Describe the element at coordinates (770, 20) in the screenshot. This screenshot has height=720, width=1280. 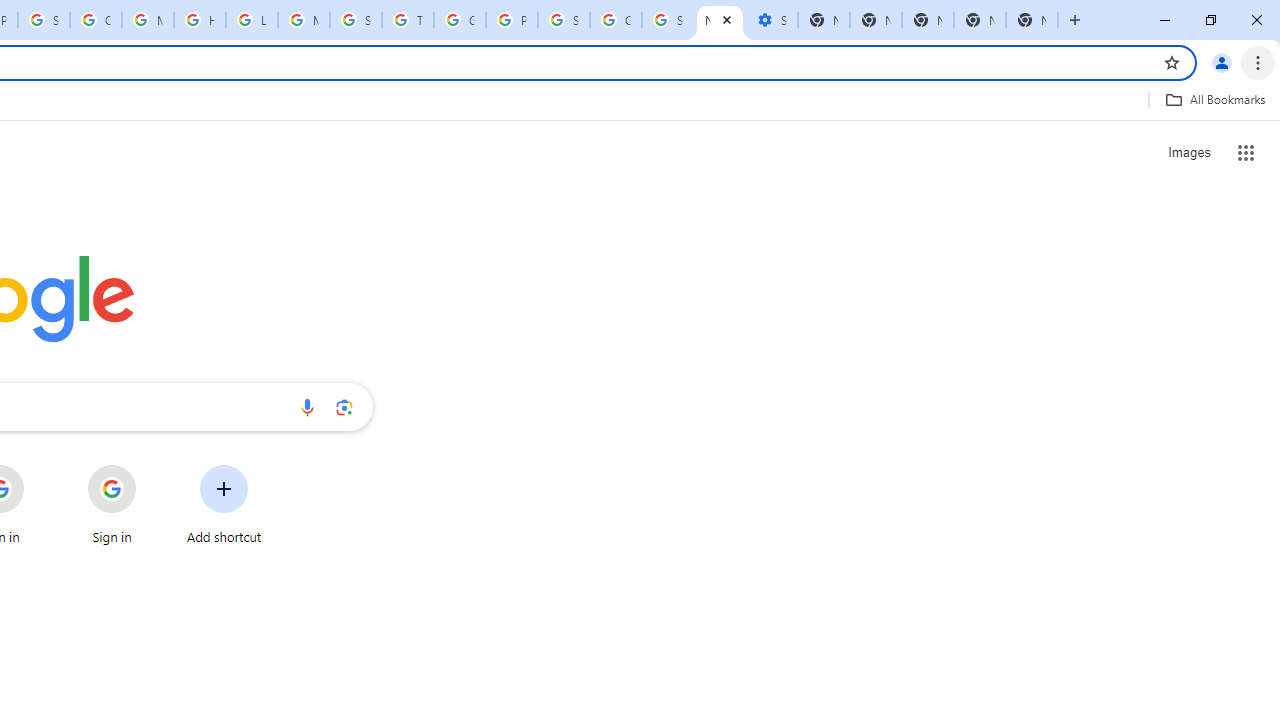
I see `'Settings - Performance'` at that location.